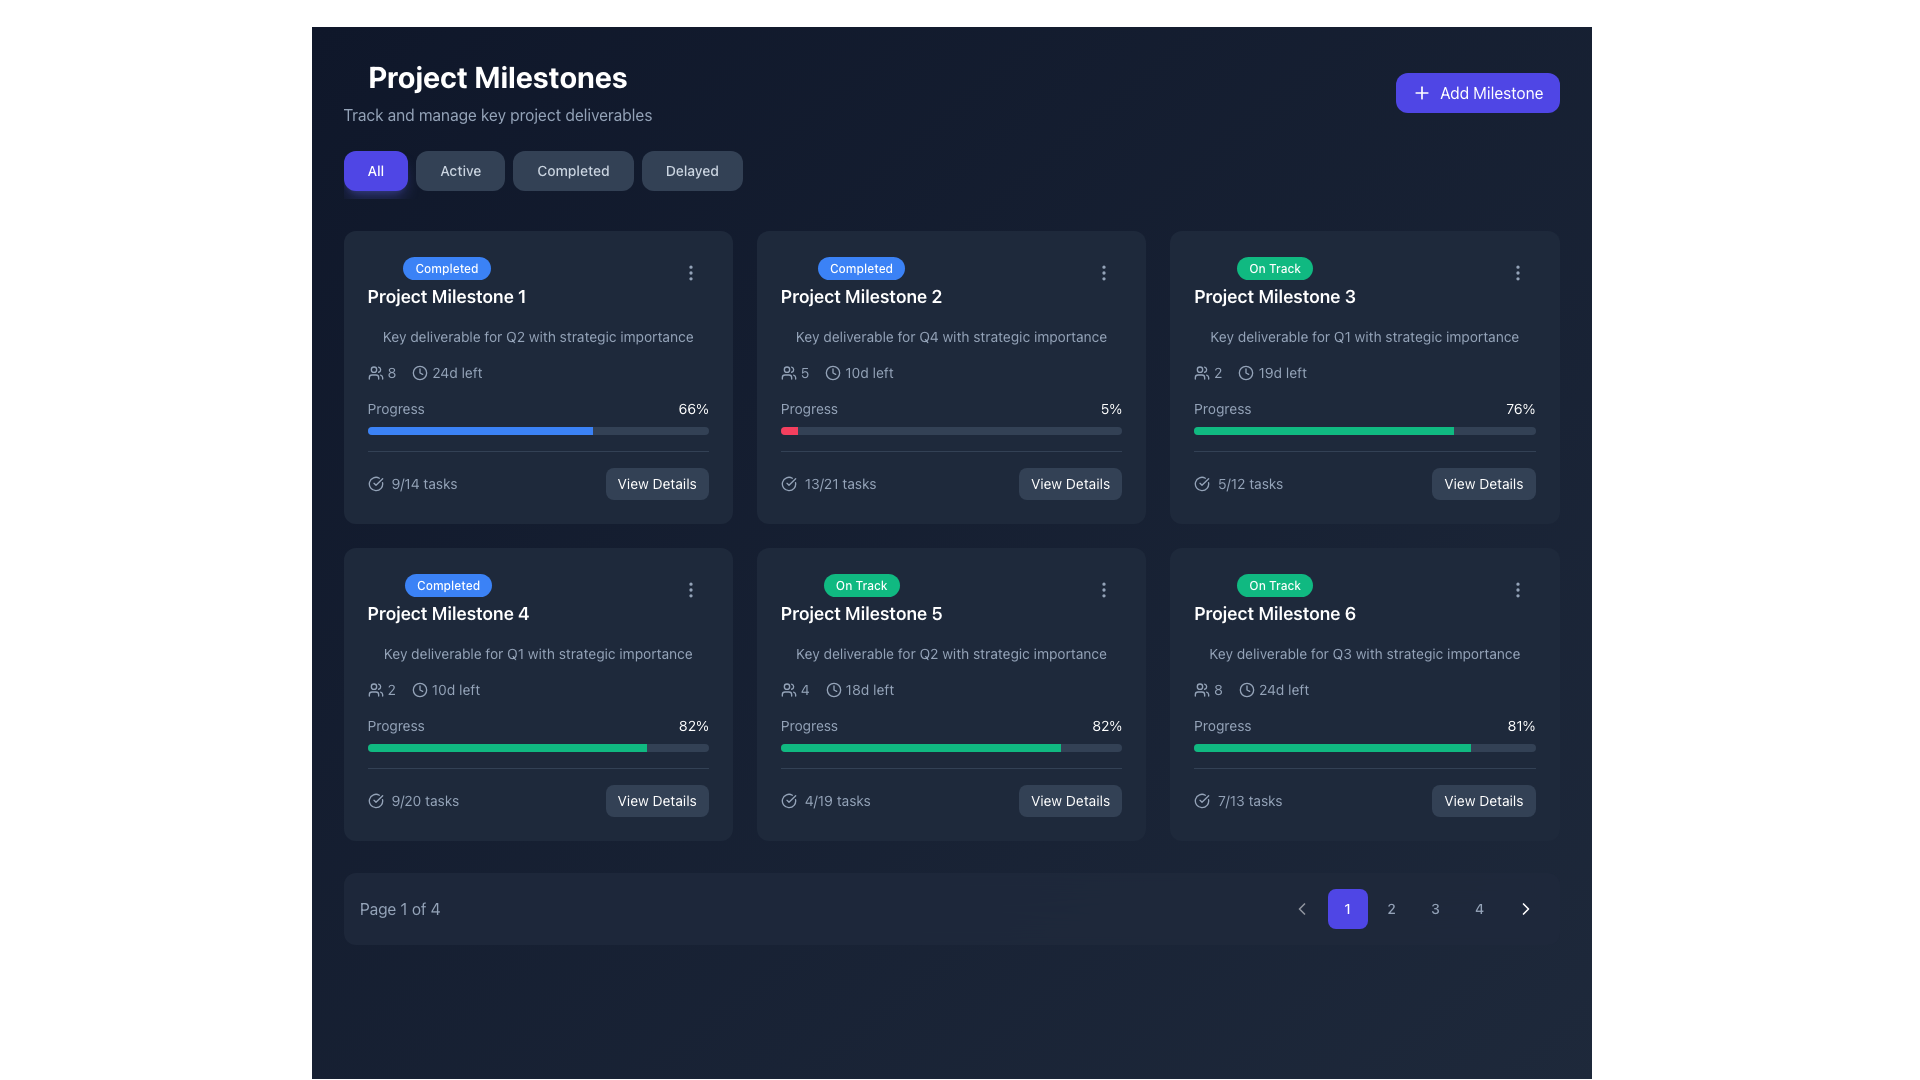 The width and height of the screenshot is (1920, 1080). Describe the element at coordinates (950, 282) in the screenshot. I see `and comprehend the status and name of the milestone by focusing on the label located at the top left section of the second card in the first row of cards` at that location.